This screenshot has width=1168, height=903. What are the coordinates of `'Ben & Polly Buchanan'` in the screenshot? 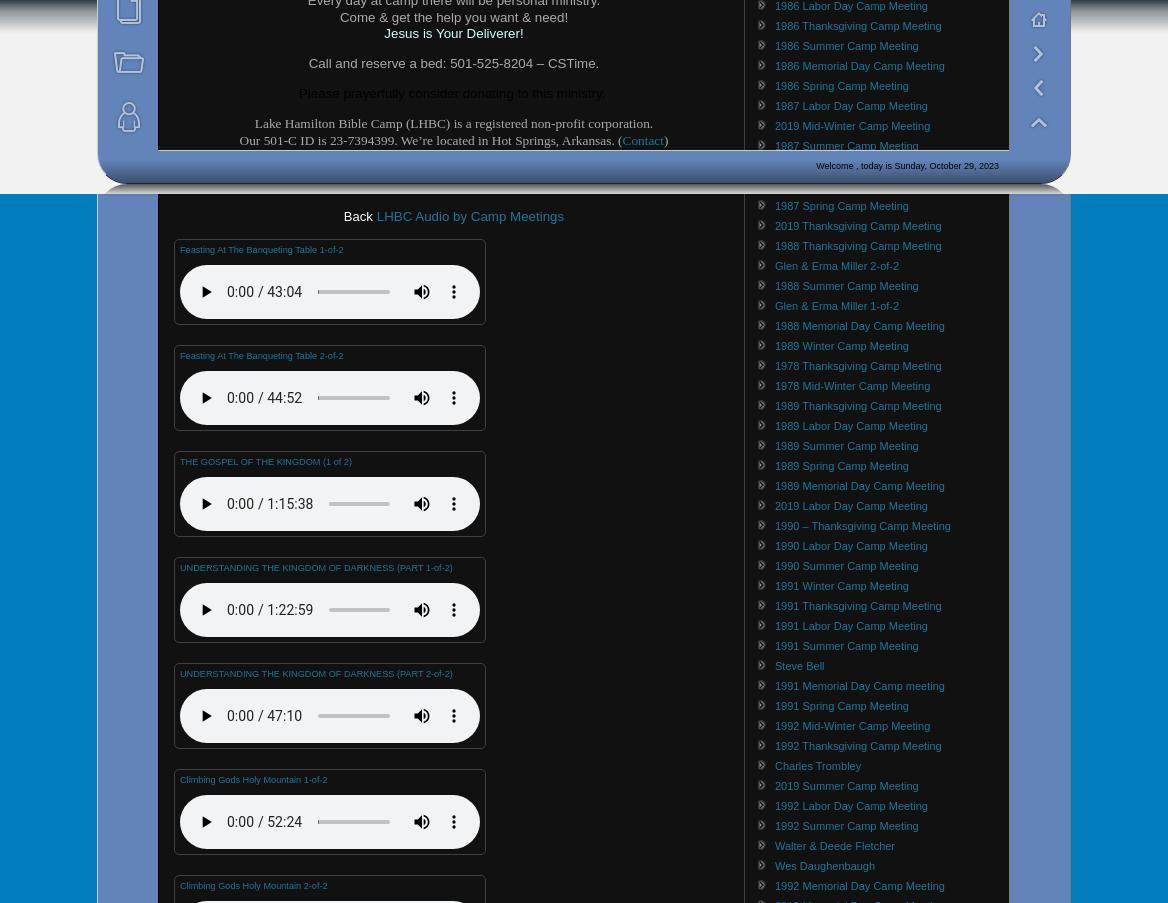 It's located at (828, 163).